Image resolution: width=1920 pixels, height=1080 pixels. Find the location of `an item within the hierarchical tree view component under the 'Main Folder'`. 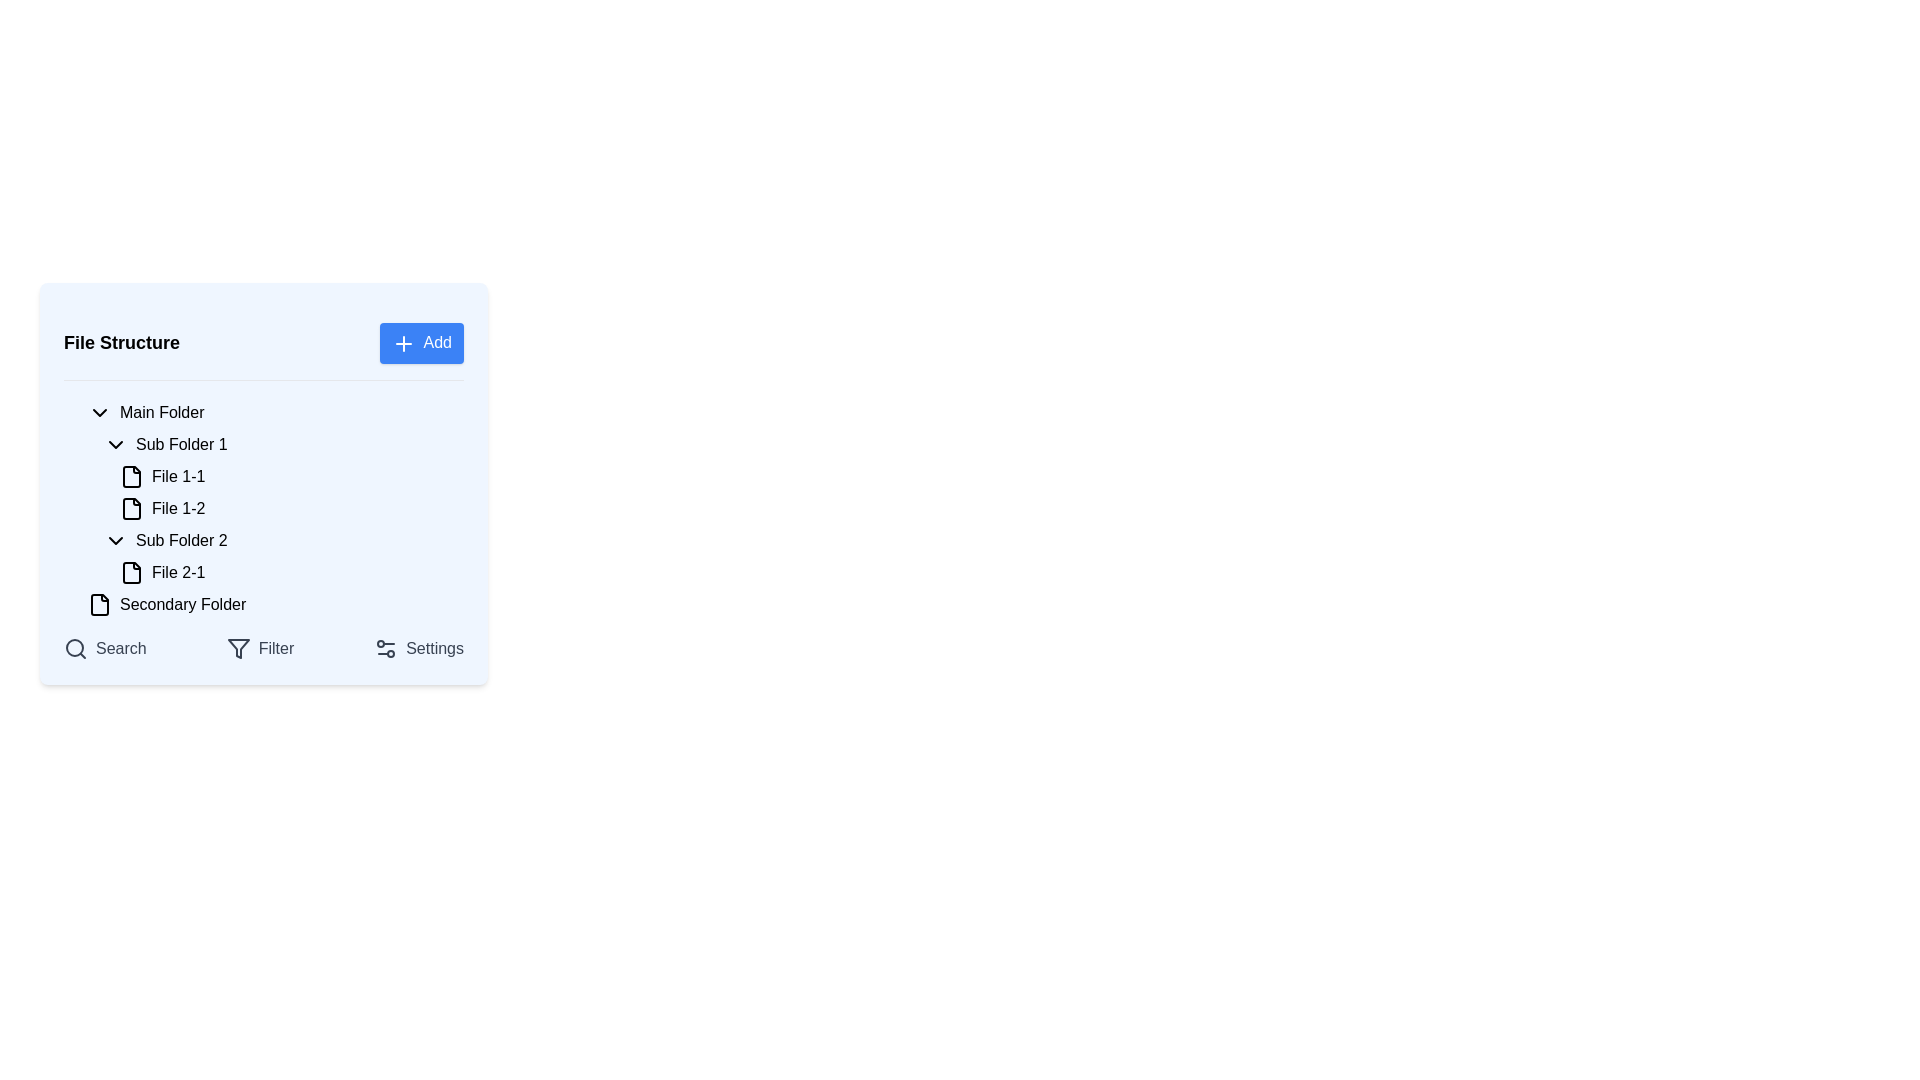

an item within the hierarchical tree view component under the 'Main Folder' is located at coordinates (271, 507).